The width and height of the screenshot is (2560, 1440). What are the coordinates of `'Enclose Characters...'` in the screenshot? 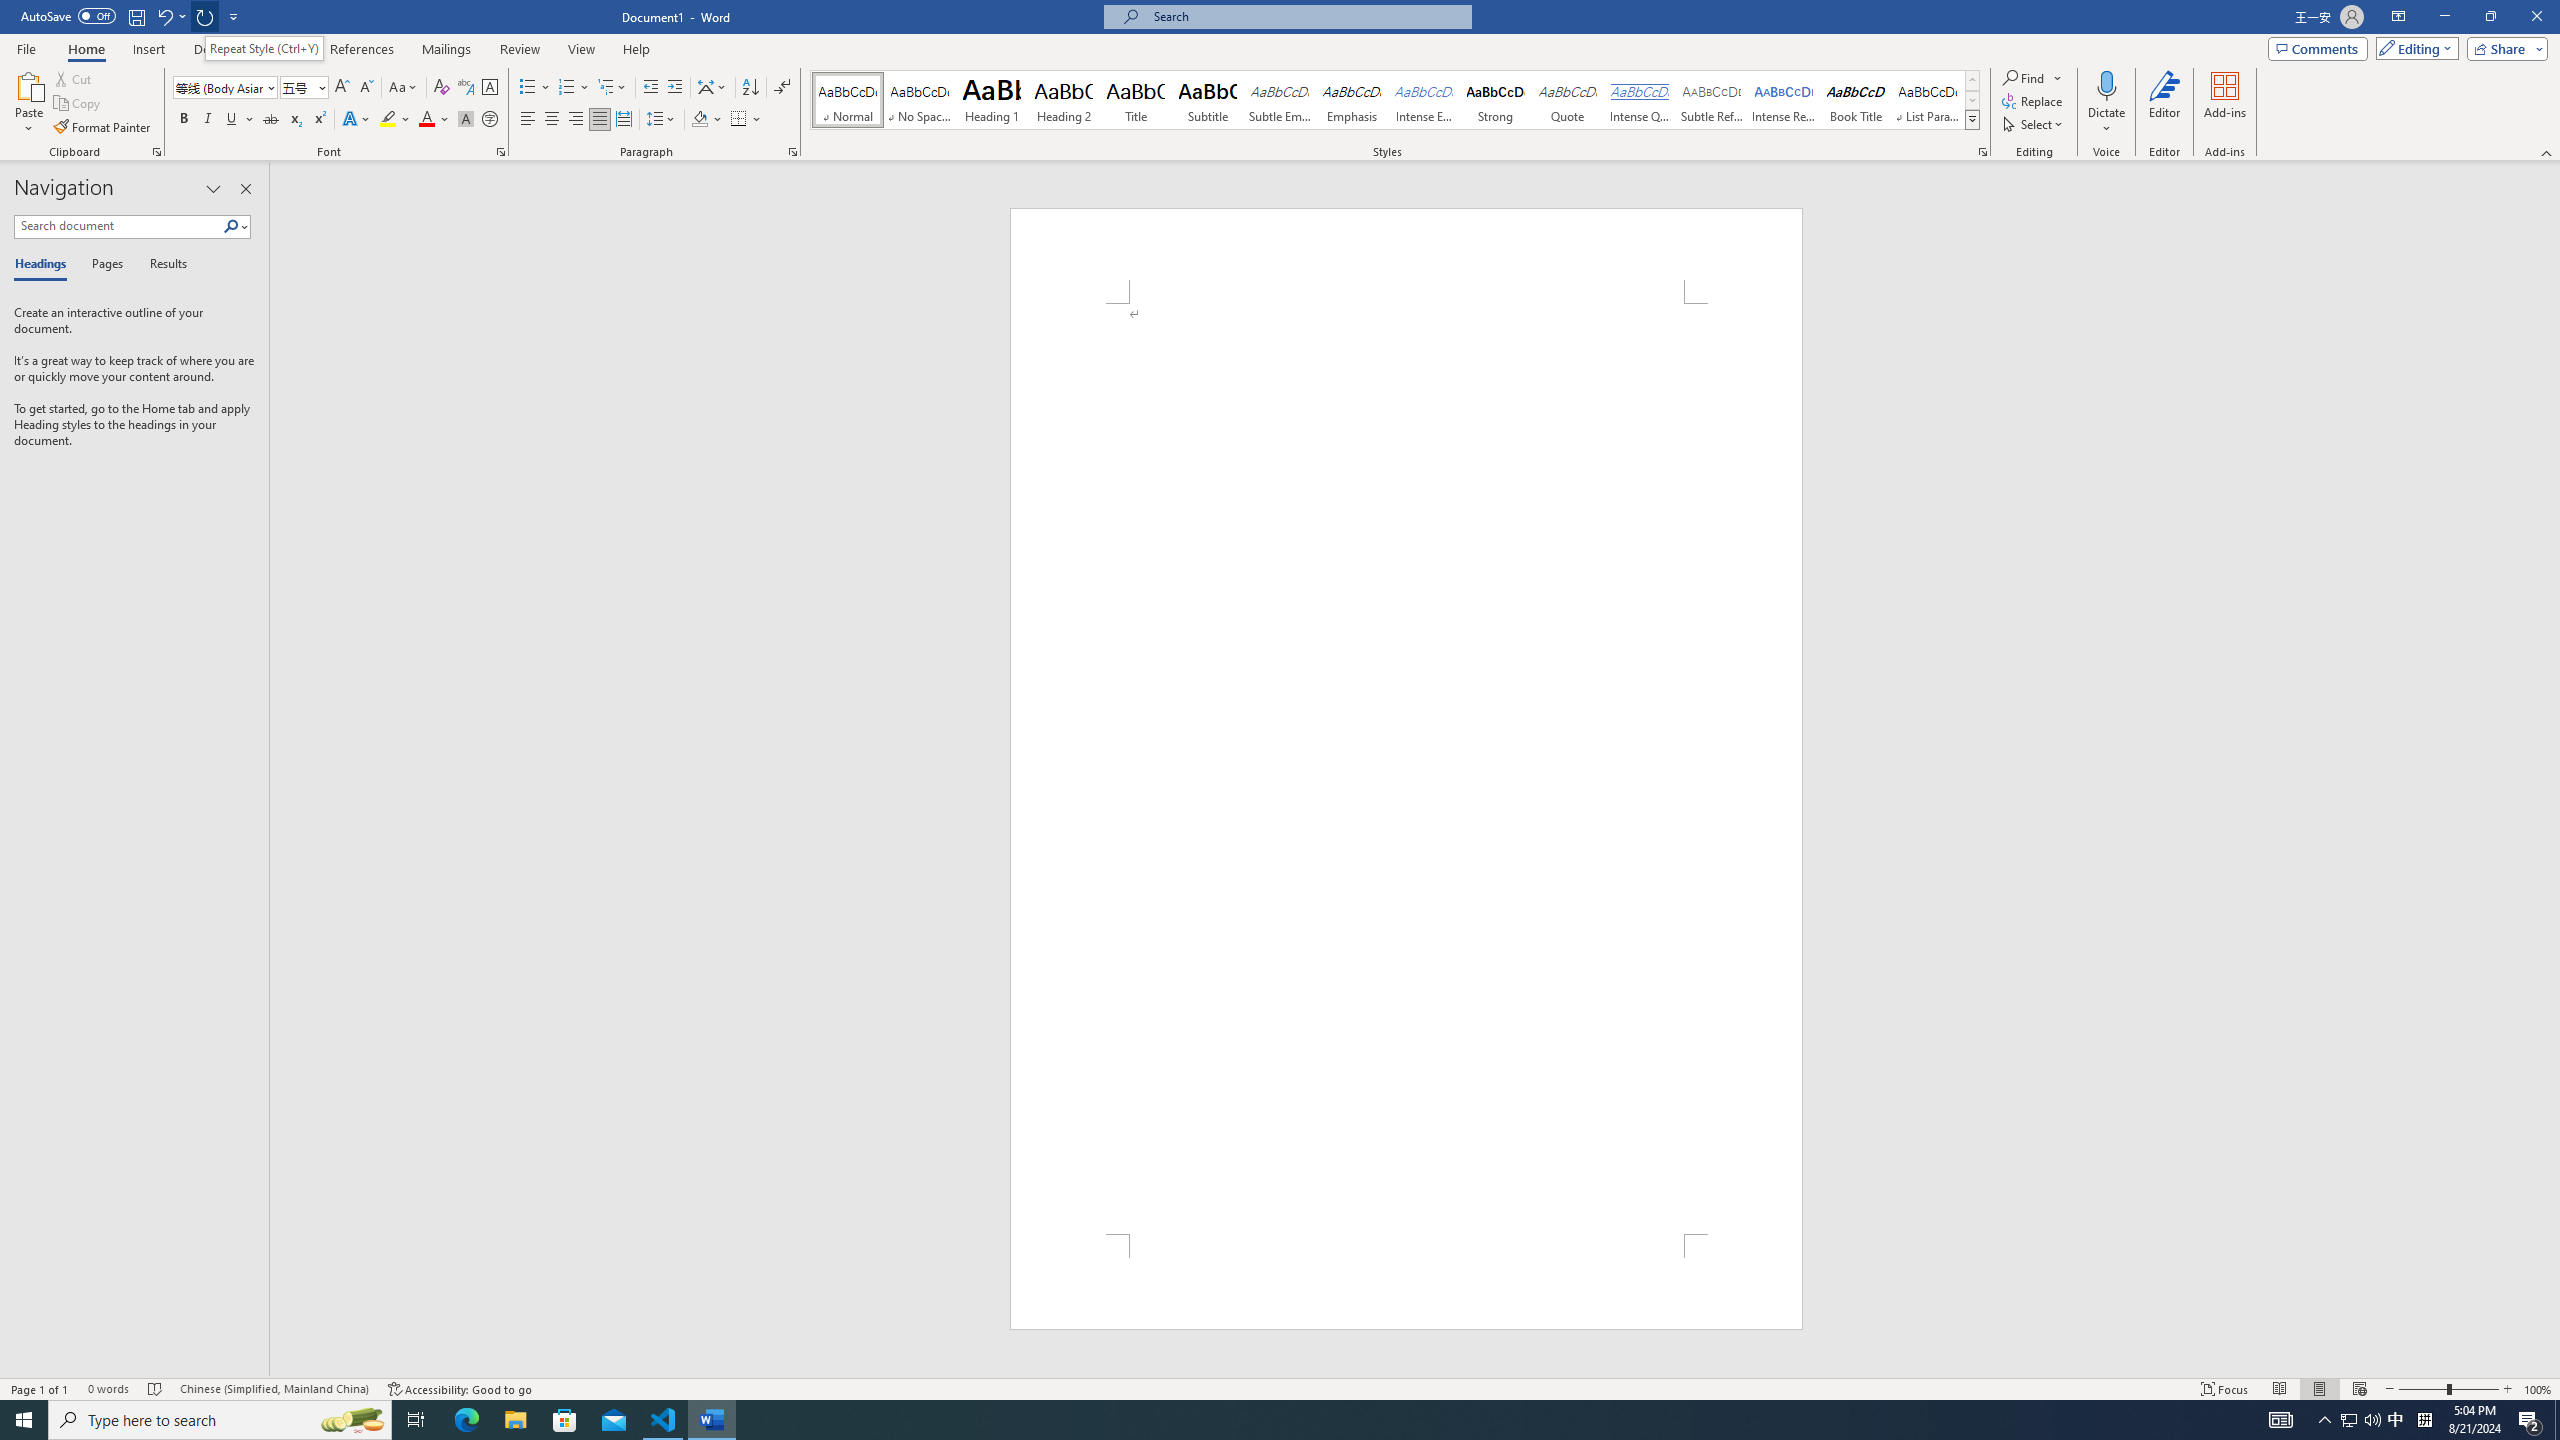 It's located at (489, 118).